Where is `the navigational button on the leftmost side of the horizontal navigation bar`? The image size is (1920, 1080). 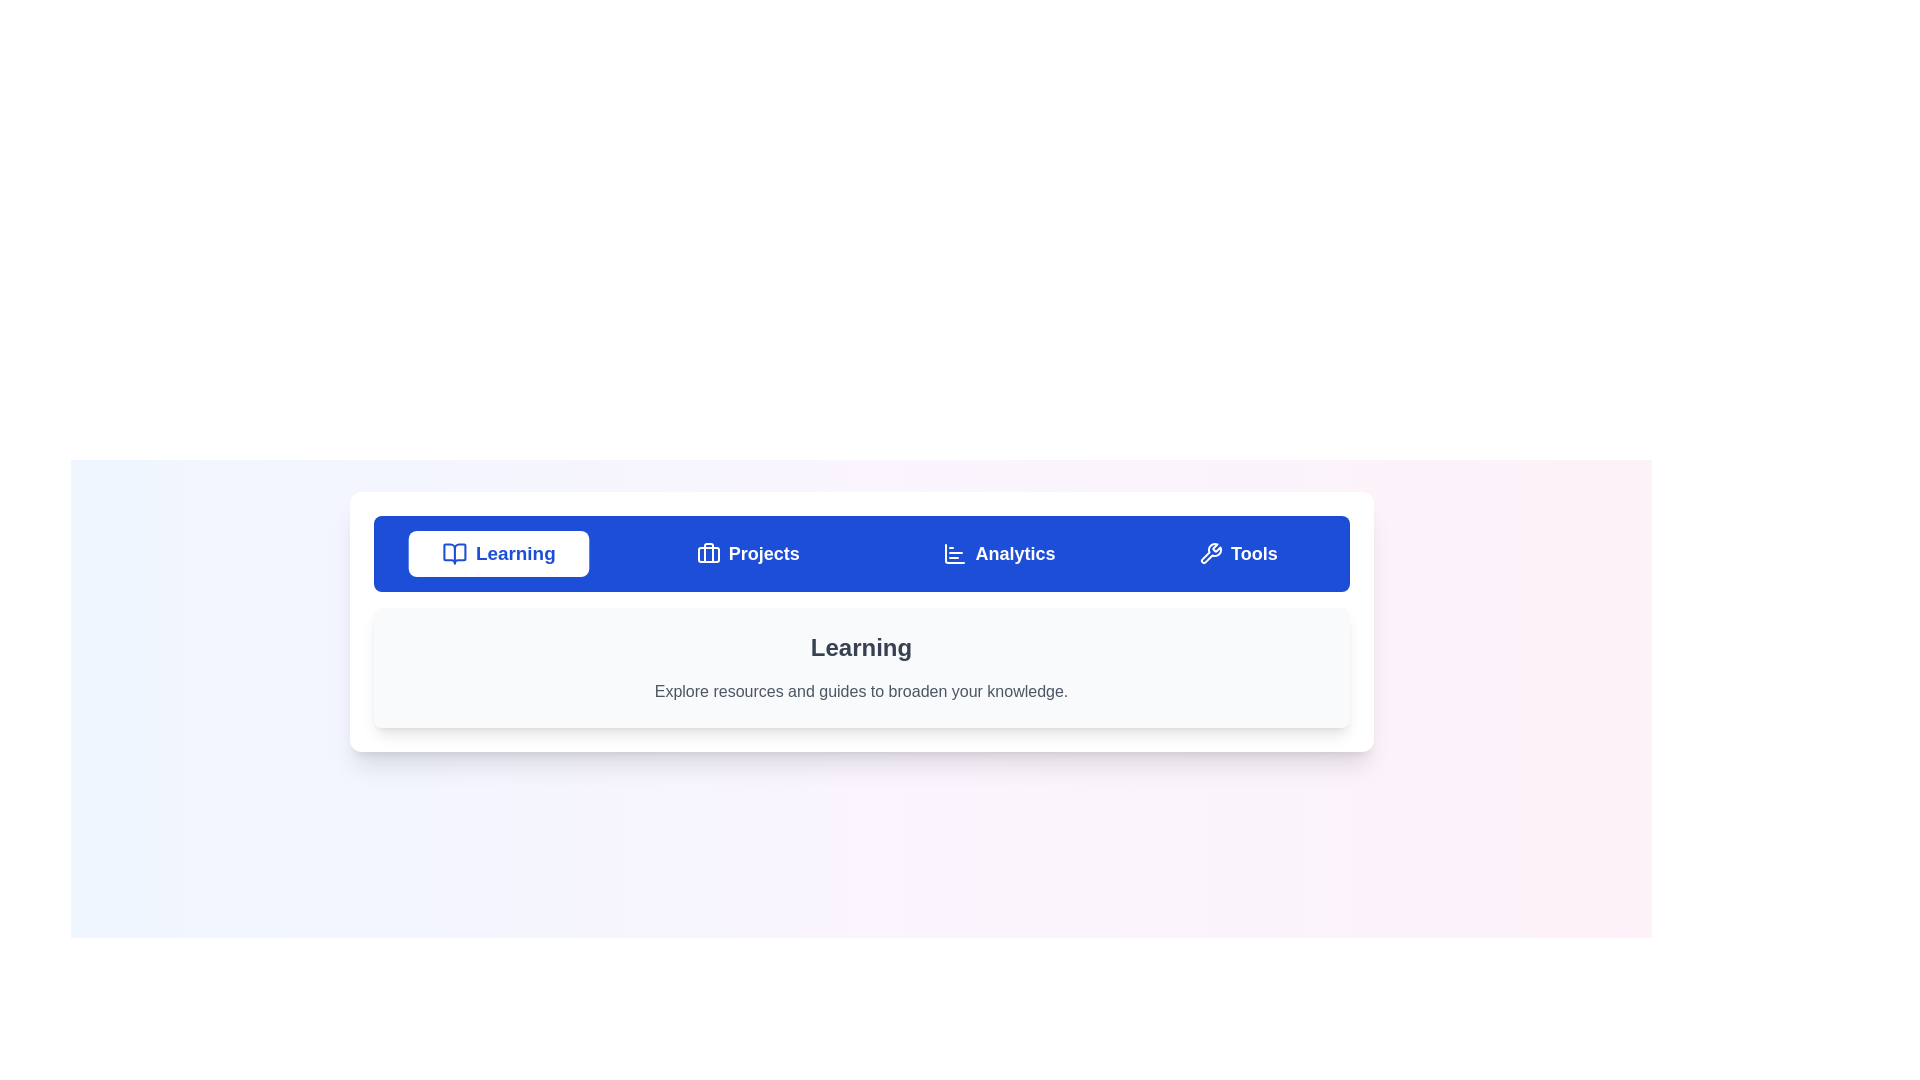 the navigational button on the leftmost side of the horizontal navigation bar is located at coordinates (499, 554).